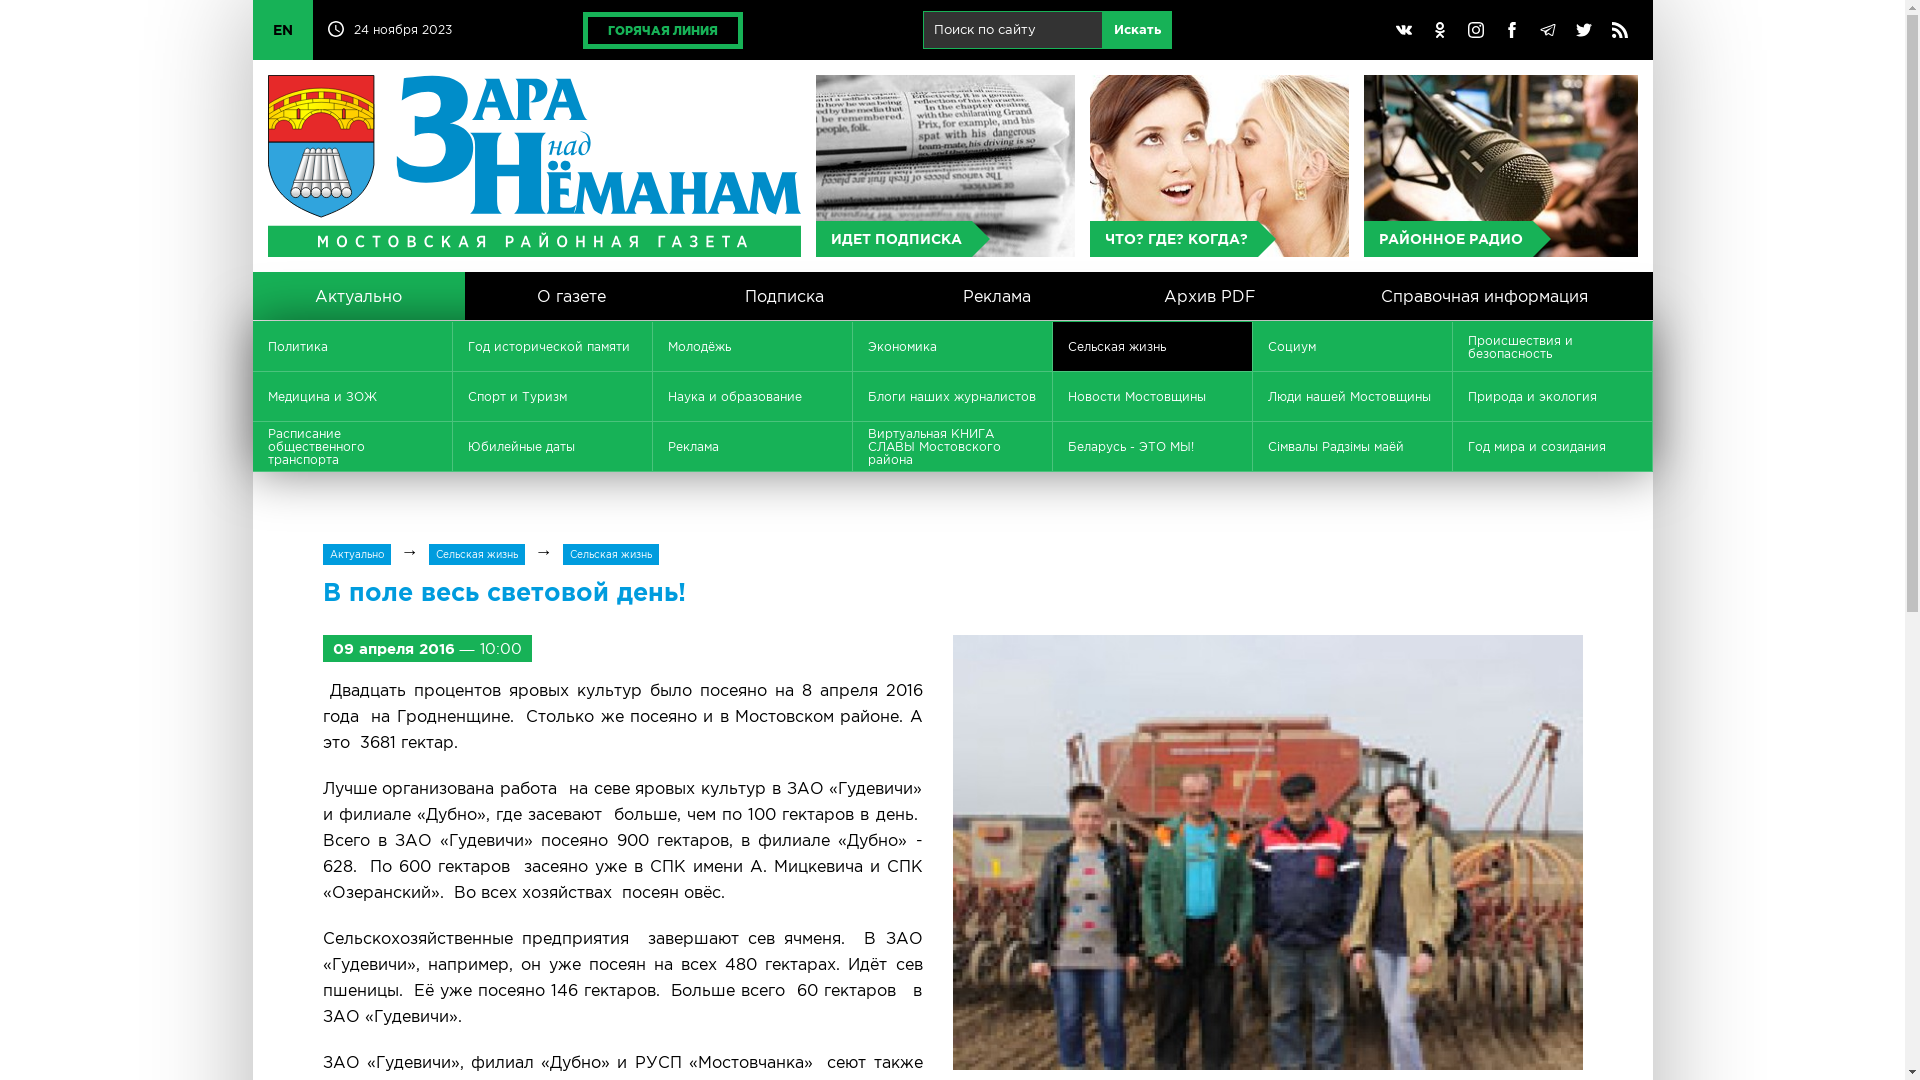 The image size is (1920, 1080). I want to click on 'EN', so click(281, 30).